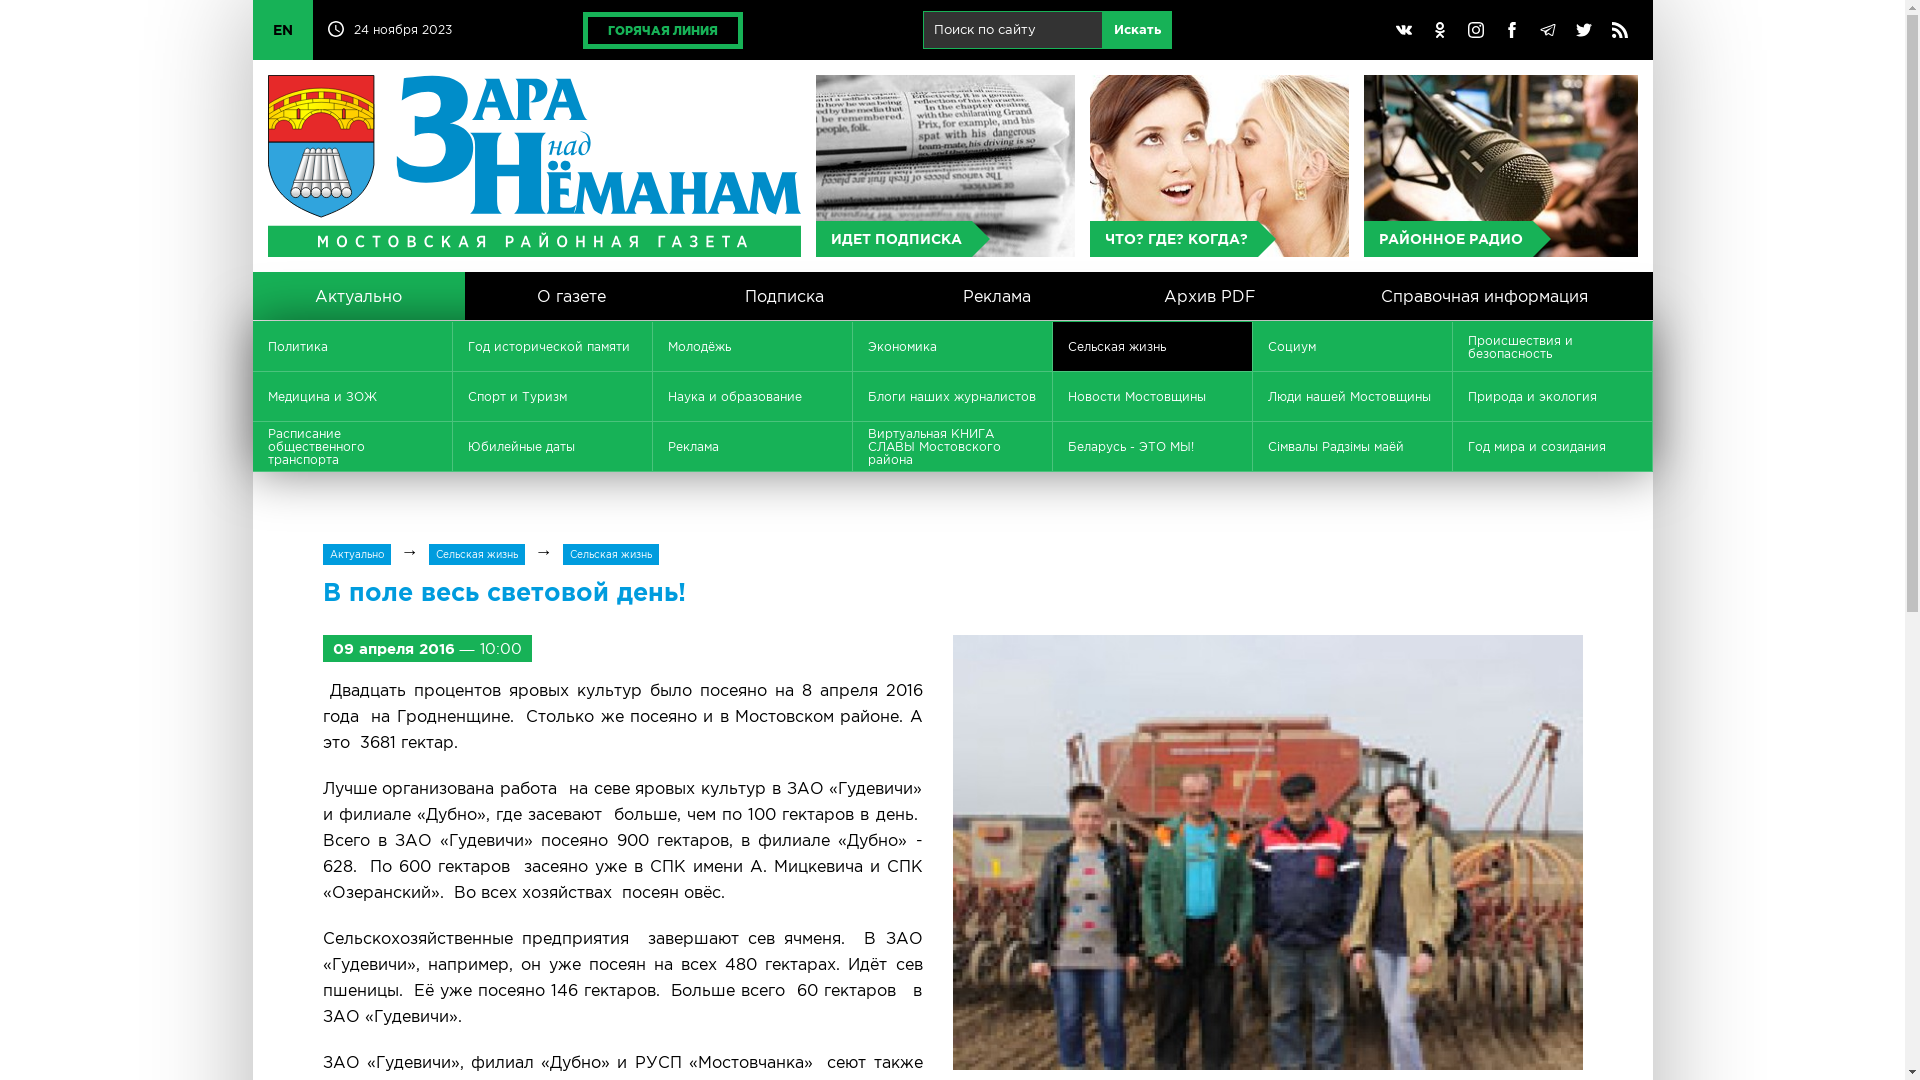 The image size is (1920, 1080). I want to click on 'EN', so click(281, 30).